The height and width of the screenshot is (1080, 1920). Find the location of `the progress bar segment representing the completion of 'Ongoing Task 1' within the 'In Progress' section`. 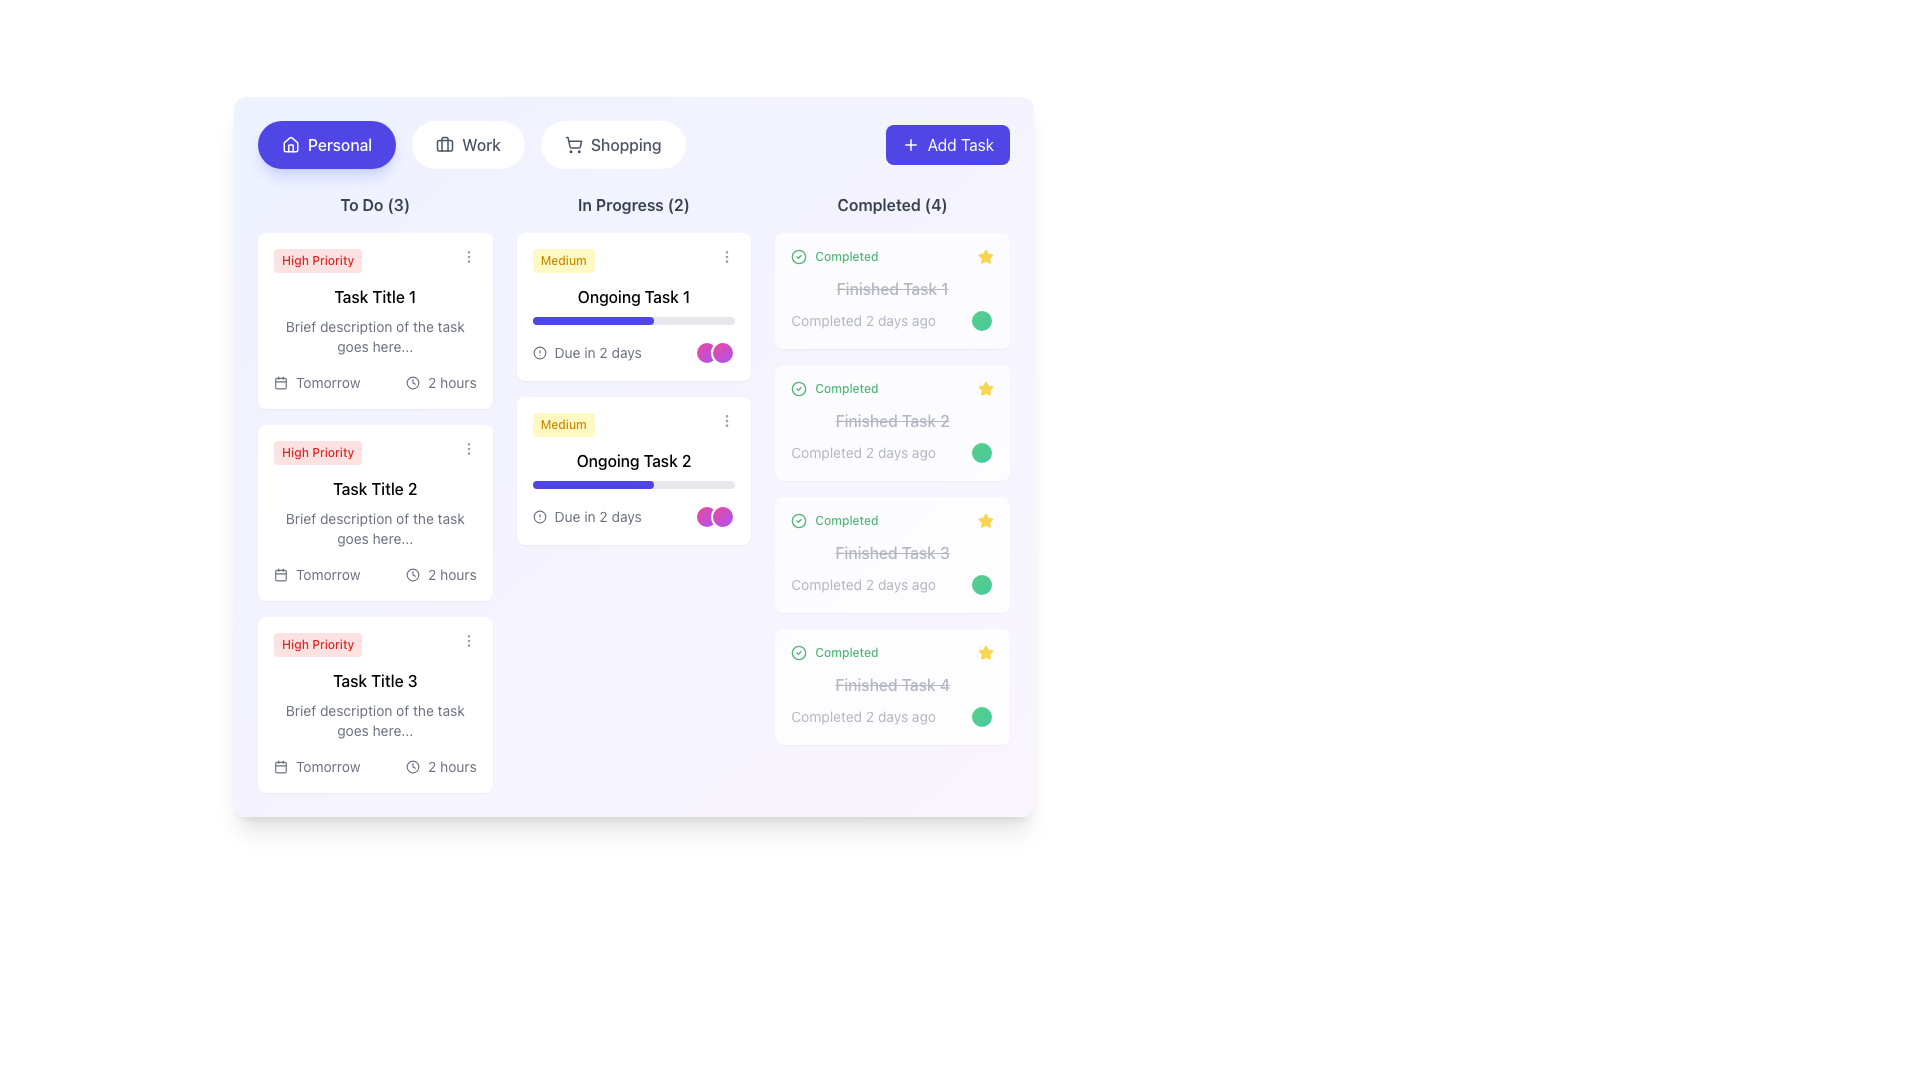

the progress bar segment representing the completion of 'Ongoing Task 1' within the 'In Progress' section is located at coordinates (592, 319).